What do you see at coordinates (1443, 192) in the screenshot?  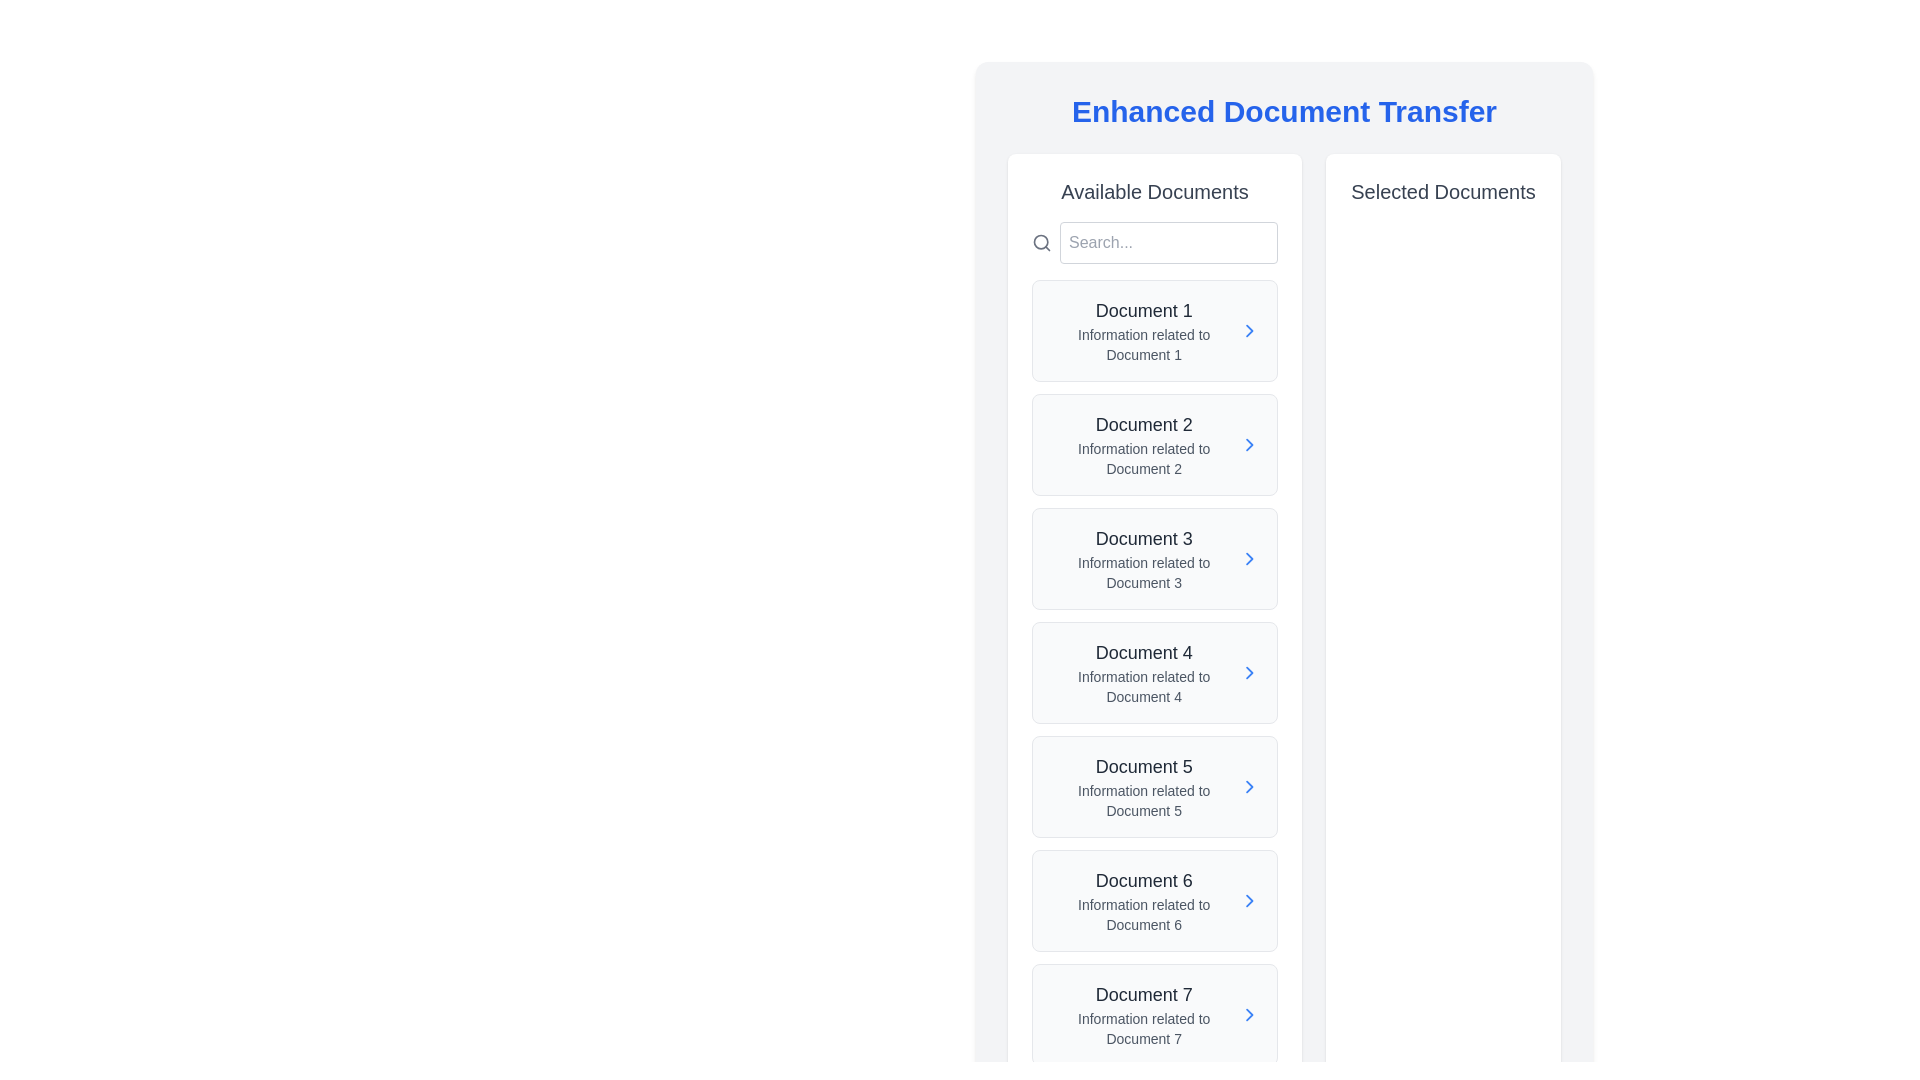 I see `the 'Selected Documents' text label, which is a bold gray text on a white background, positioned at the top of the right-hand column` at bounding box center [1443, 192].